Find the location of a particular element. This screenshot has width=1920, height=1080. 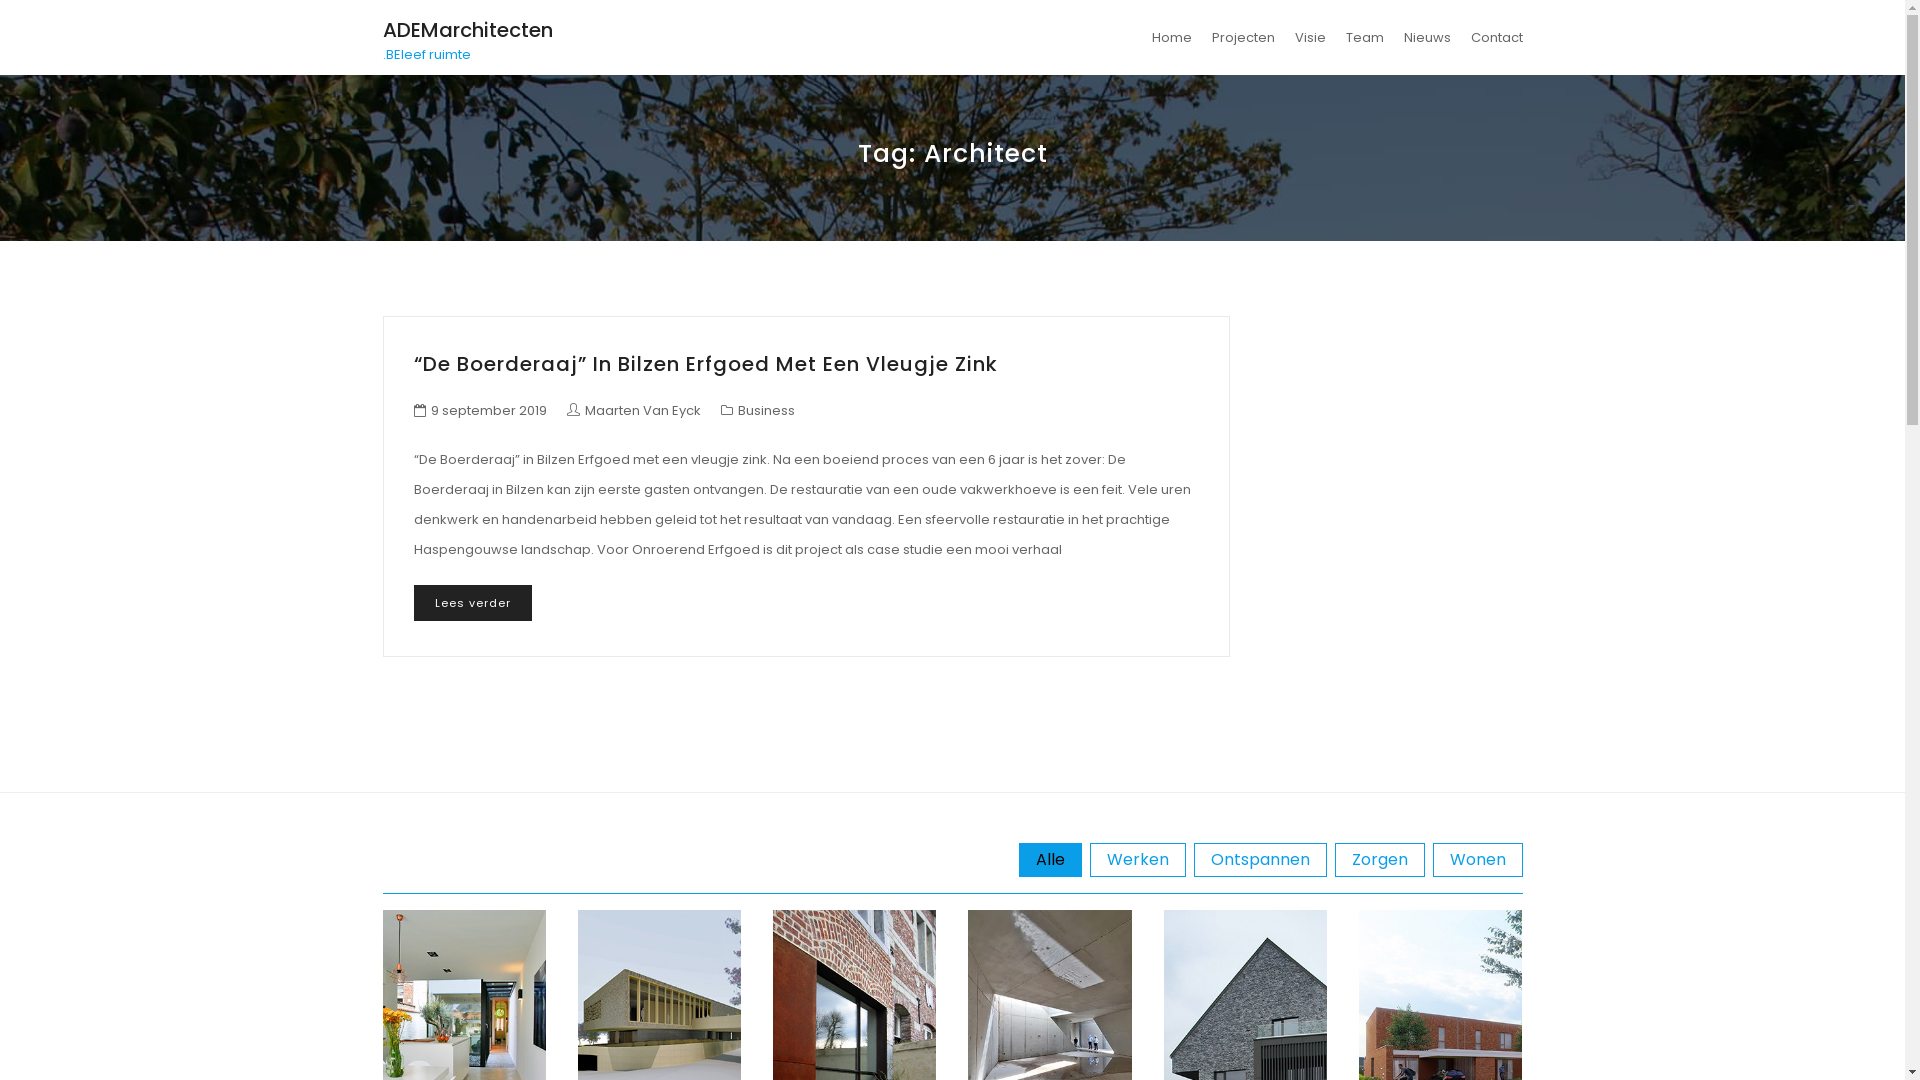

'Visie' is located at coordinates (1309, 37).